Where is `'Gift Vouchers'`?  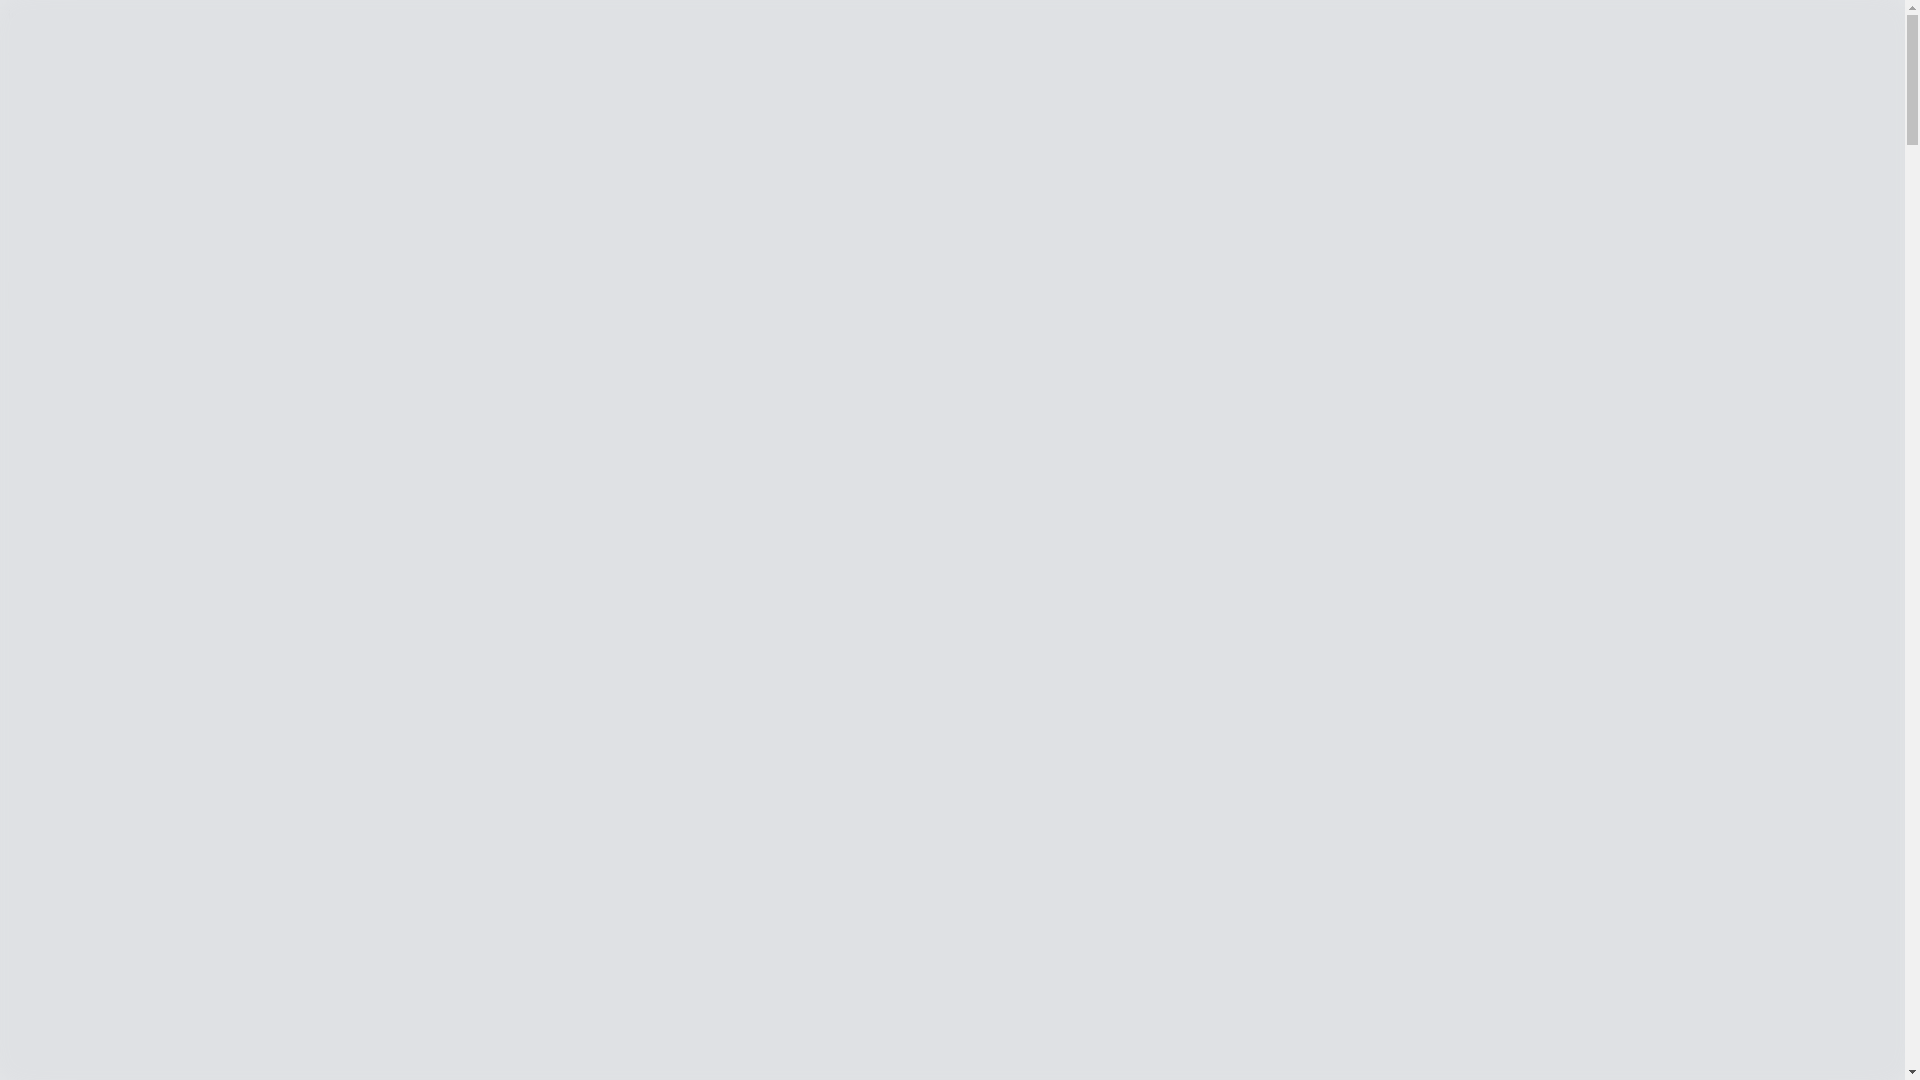
'Gift Vouchers' is located at coordinates (131, 650).